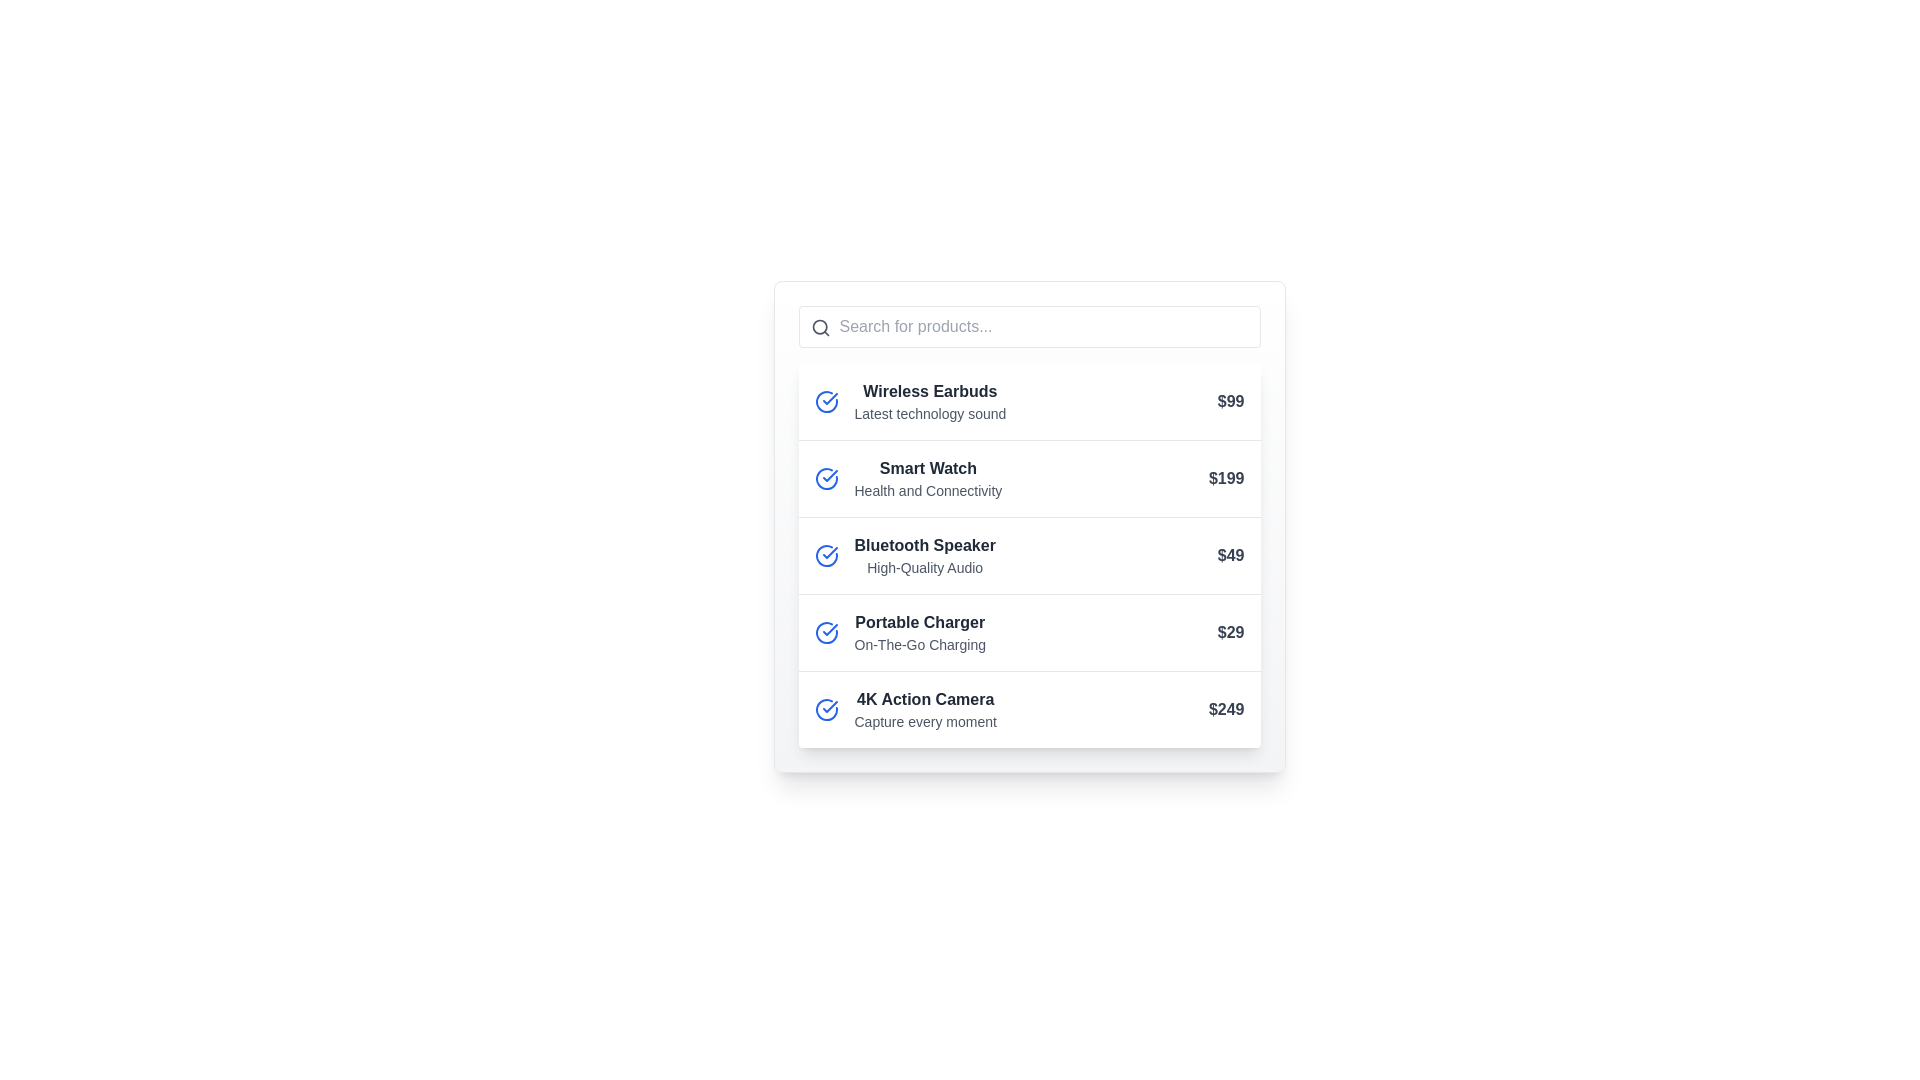 The height and width of the screenshot is (1080, 1920). I want to click on the magnifying glass icon, which includes the inner circle graphical element, so click(819, 326).